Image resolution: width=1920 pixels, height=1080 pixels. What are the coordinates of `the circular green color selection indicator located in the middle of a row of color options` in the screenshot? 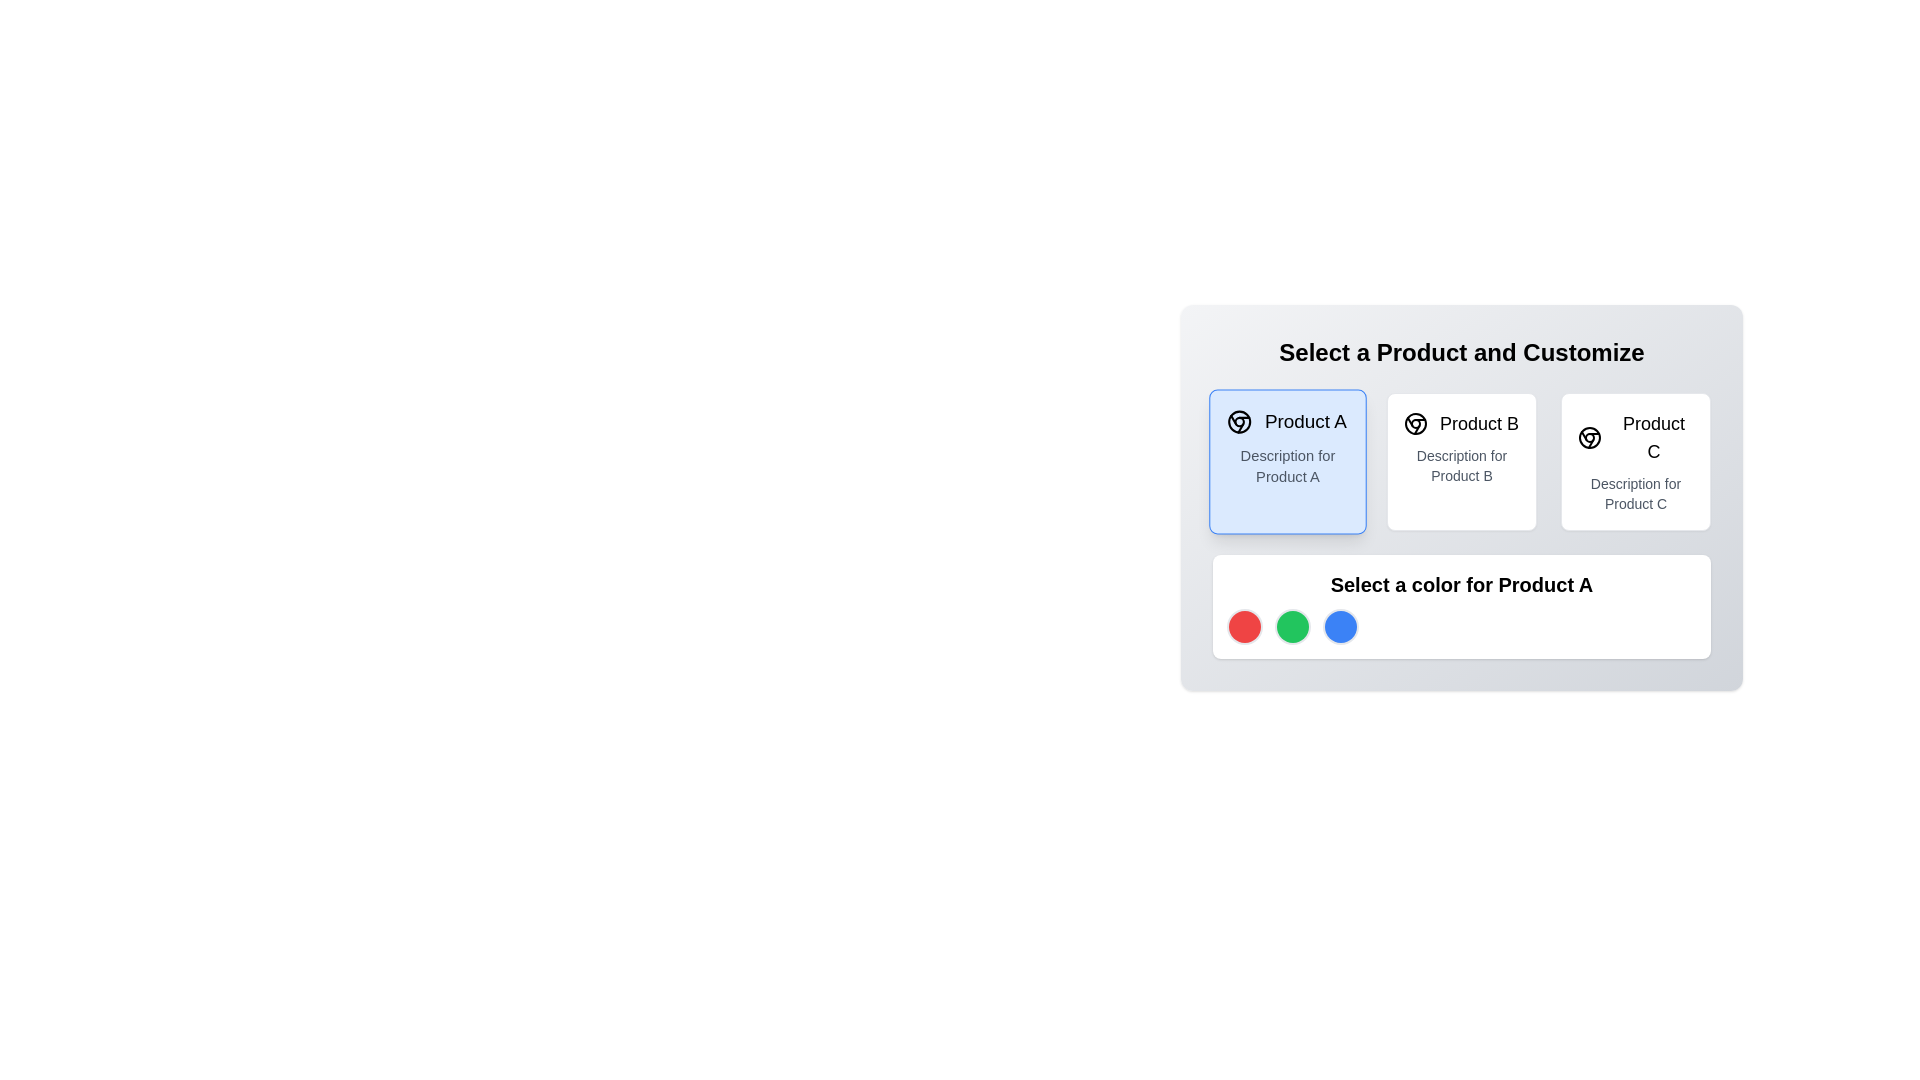 It's located at (1292, 626).